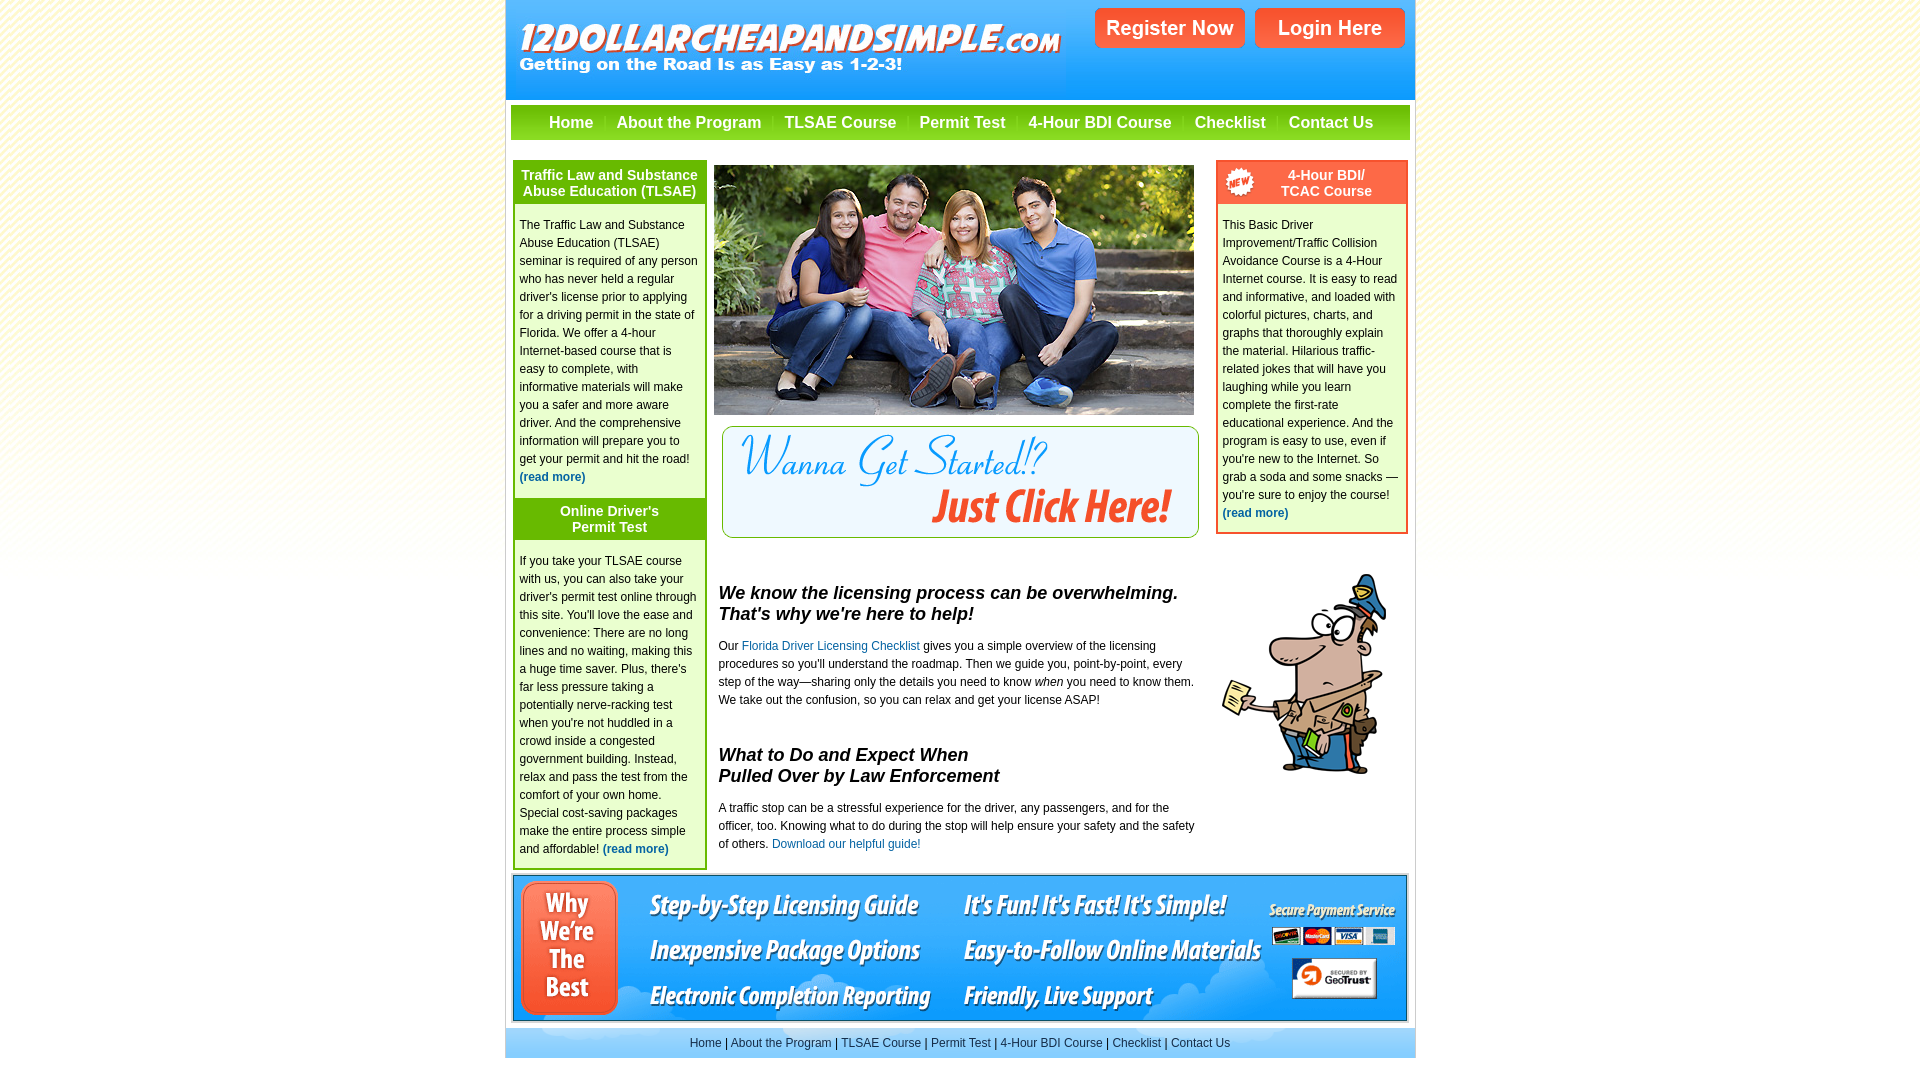  Describe the element at coordinates (635, 848) in the screenshot. I see `'(read more)'` at that location.